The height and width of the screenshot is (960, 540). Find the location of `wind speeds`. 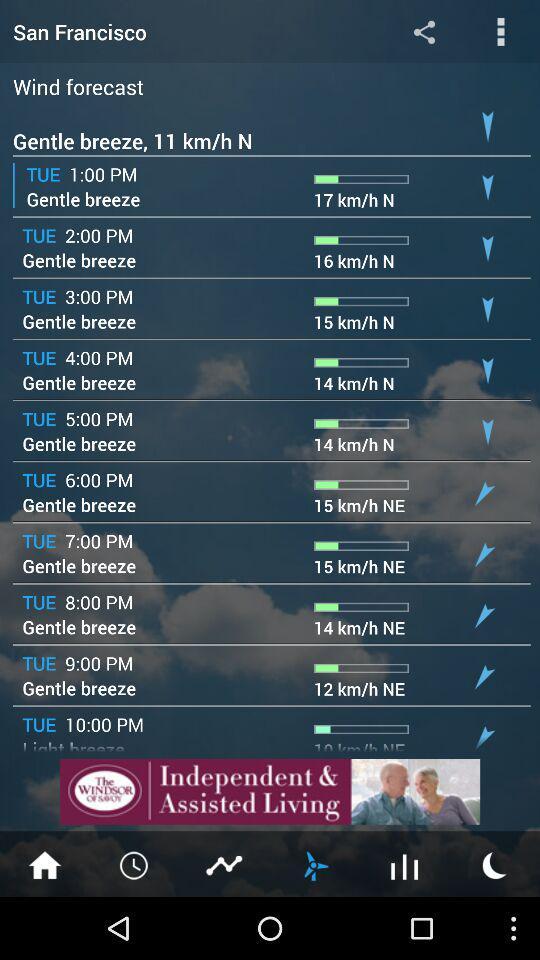

wind speeds is located at coordinates (314, 863).